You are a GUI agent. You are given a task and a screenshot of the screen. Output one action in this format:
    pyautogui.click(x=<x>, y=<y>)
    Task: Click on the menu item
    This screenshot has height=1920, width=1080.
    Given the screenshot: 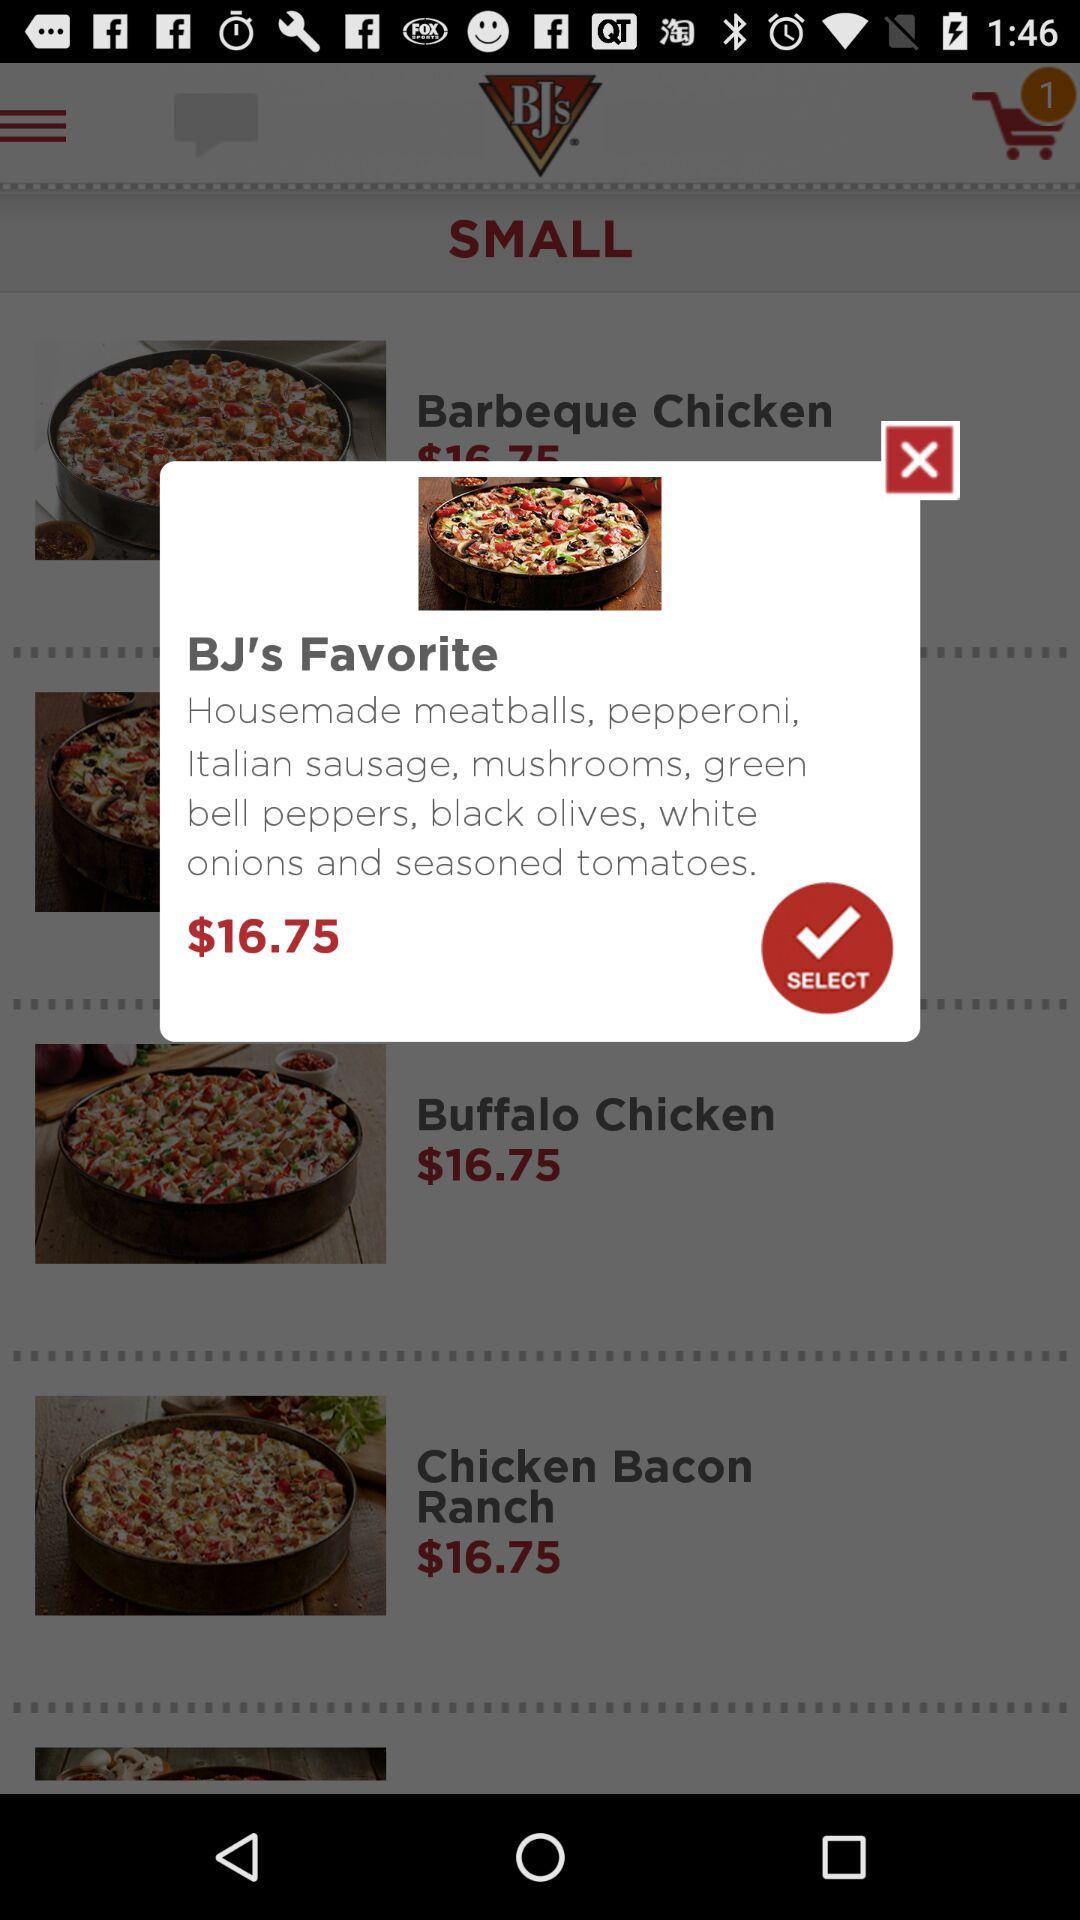 What is the action you would take?
    pyautogui.click(x=920, y=459)
    